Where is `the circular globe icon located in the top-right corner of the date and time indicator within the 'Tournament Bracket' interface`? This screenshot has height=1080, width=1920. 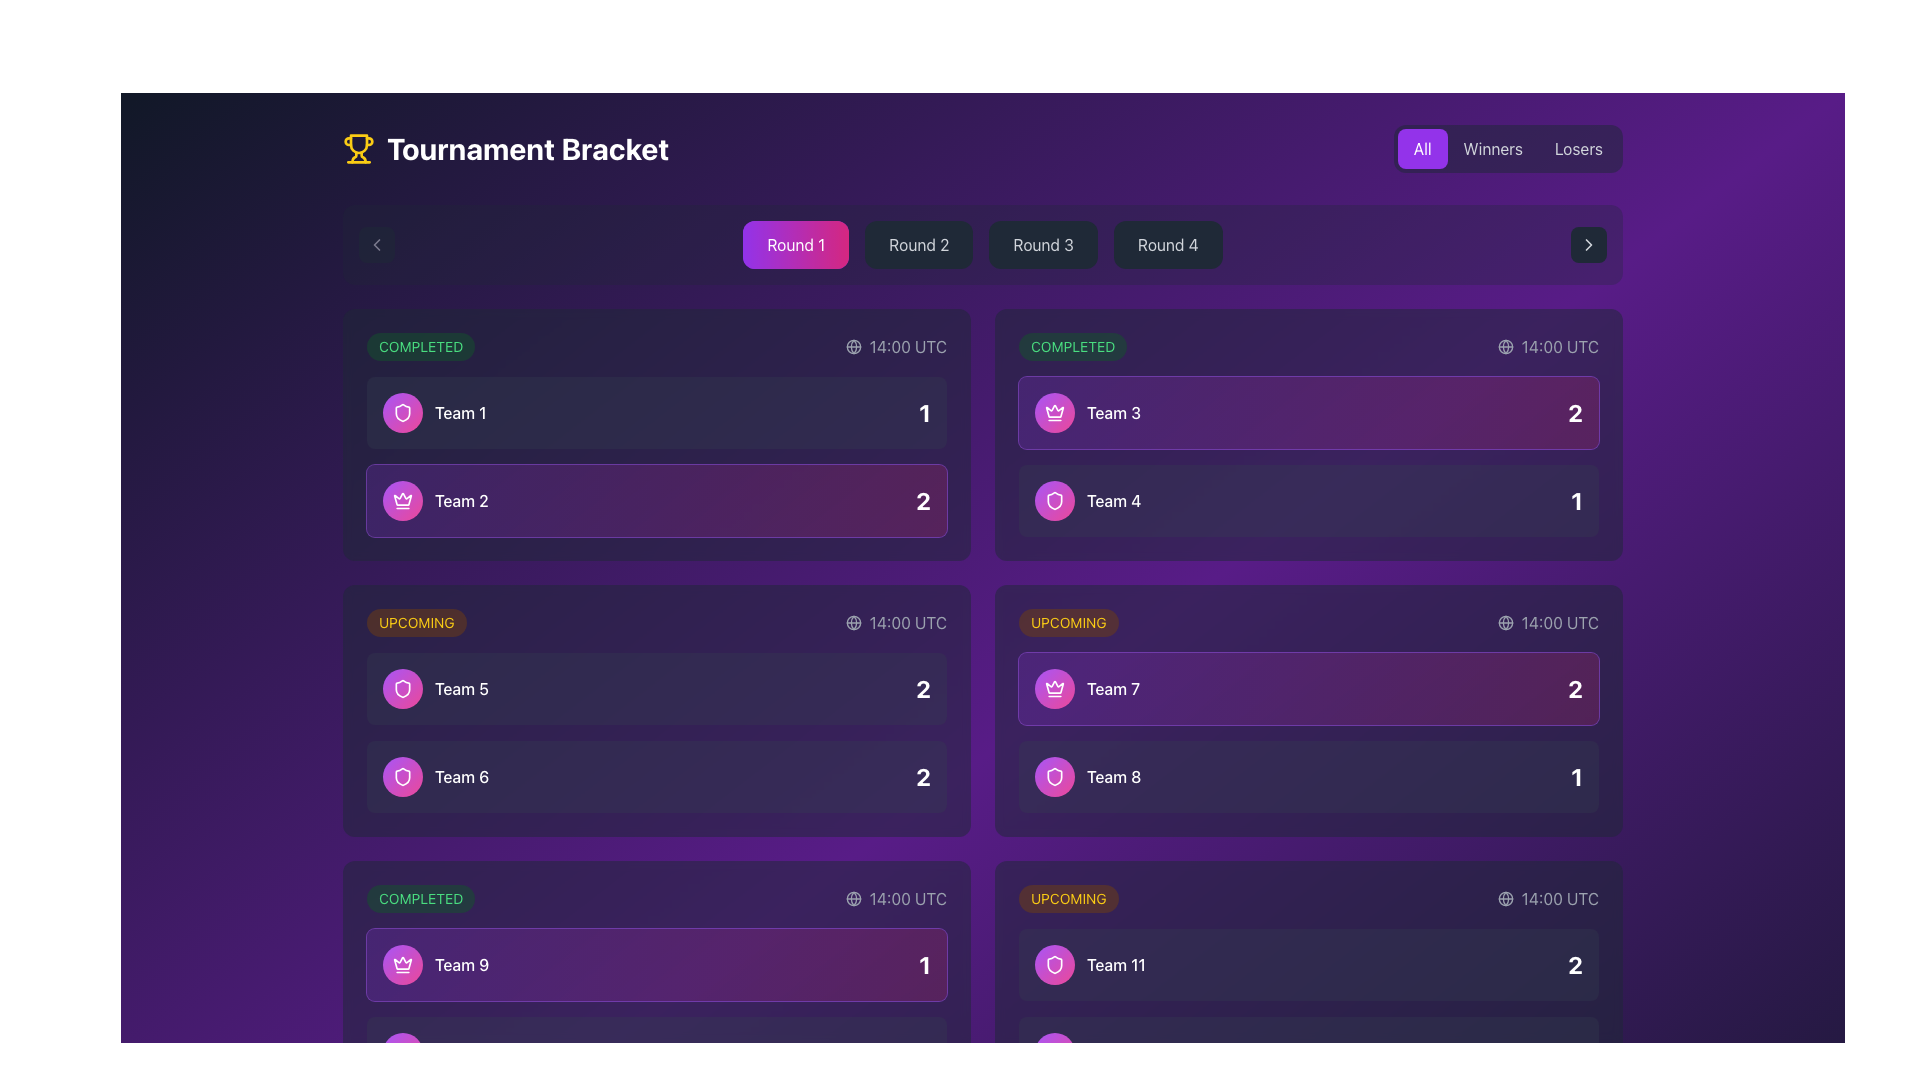 the circular globe icon located in the top-right corner of the date and time indicator within the 'Tournament Bracket' interface is located at coordinates (1505, 897).